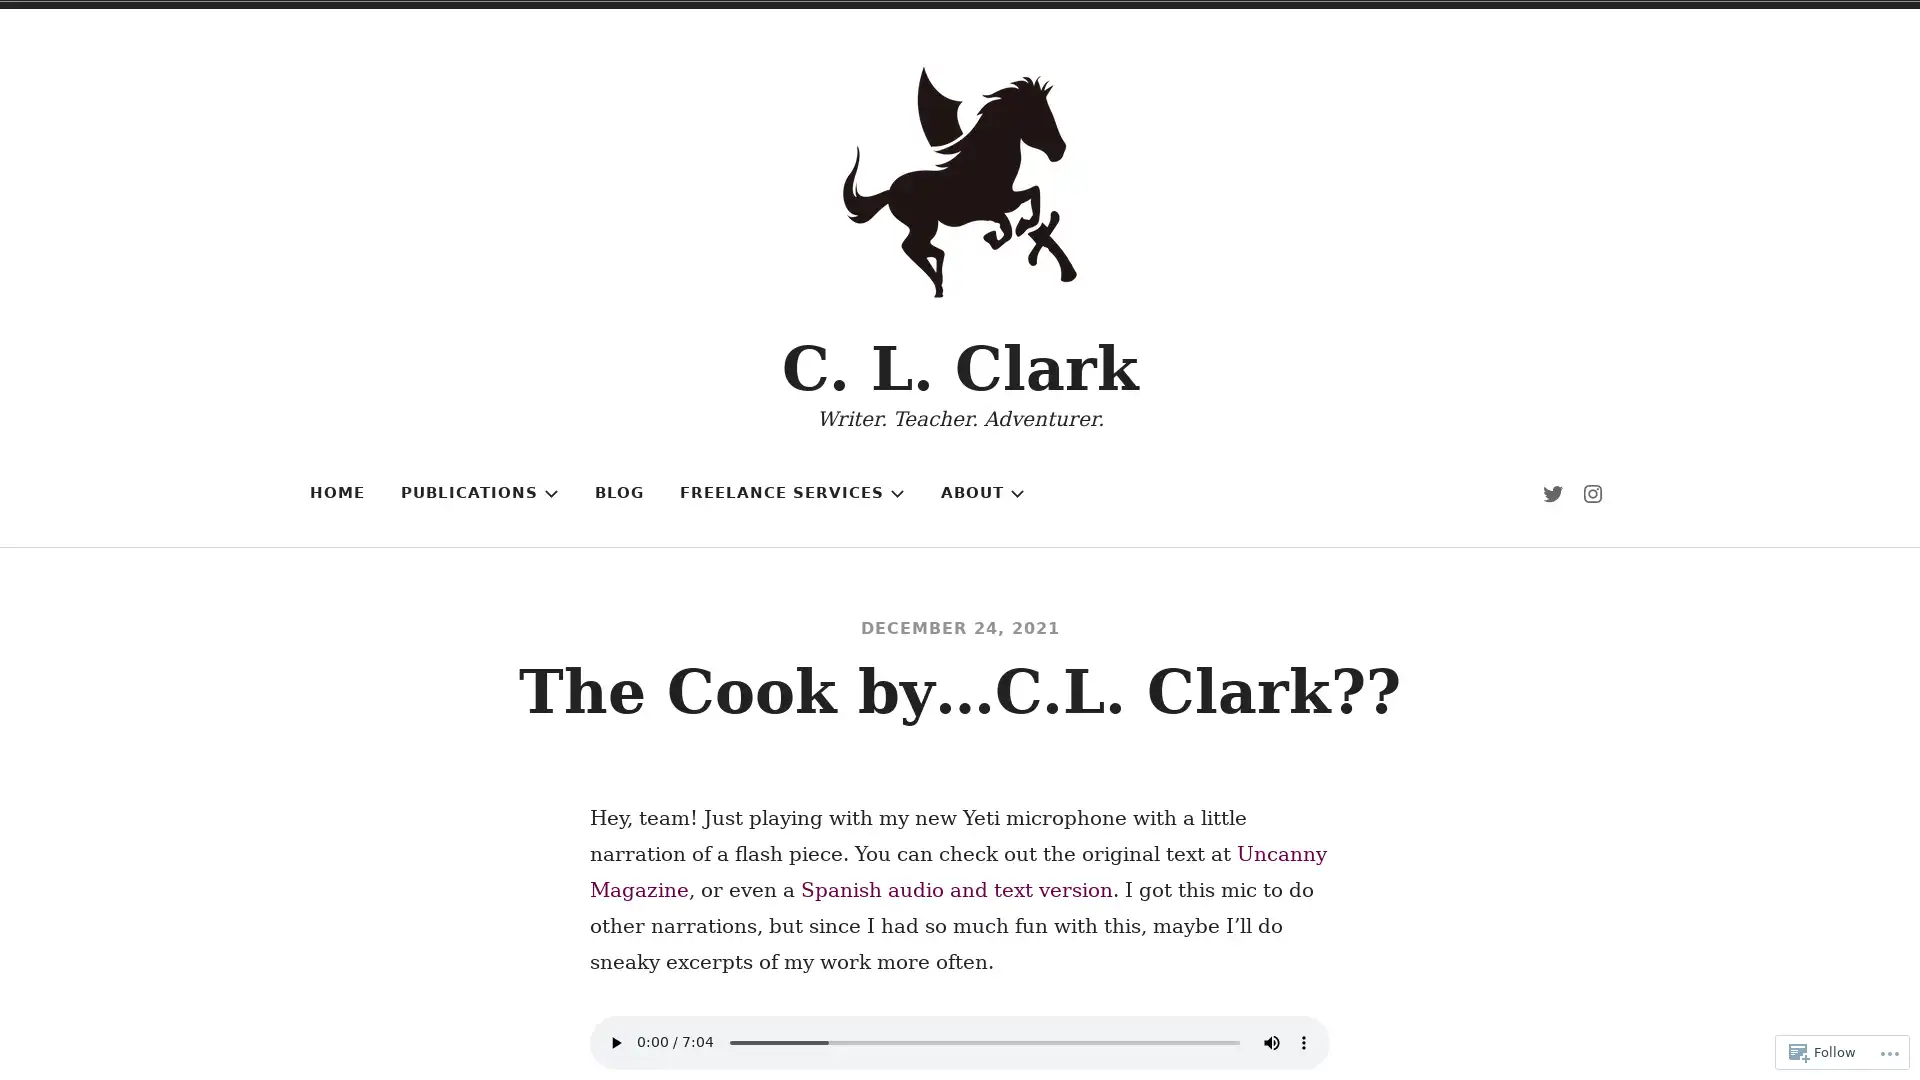  What do you see at coordinates (1304, 1041) in the screenshot?
I see `show more media controls` at bounding box center [1304, 1041].